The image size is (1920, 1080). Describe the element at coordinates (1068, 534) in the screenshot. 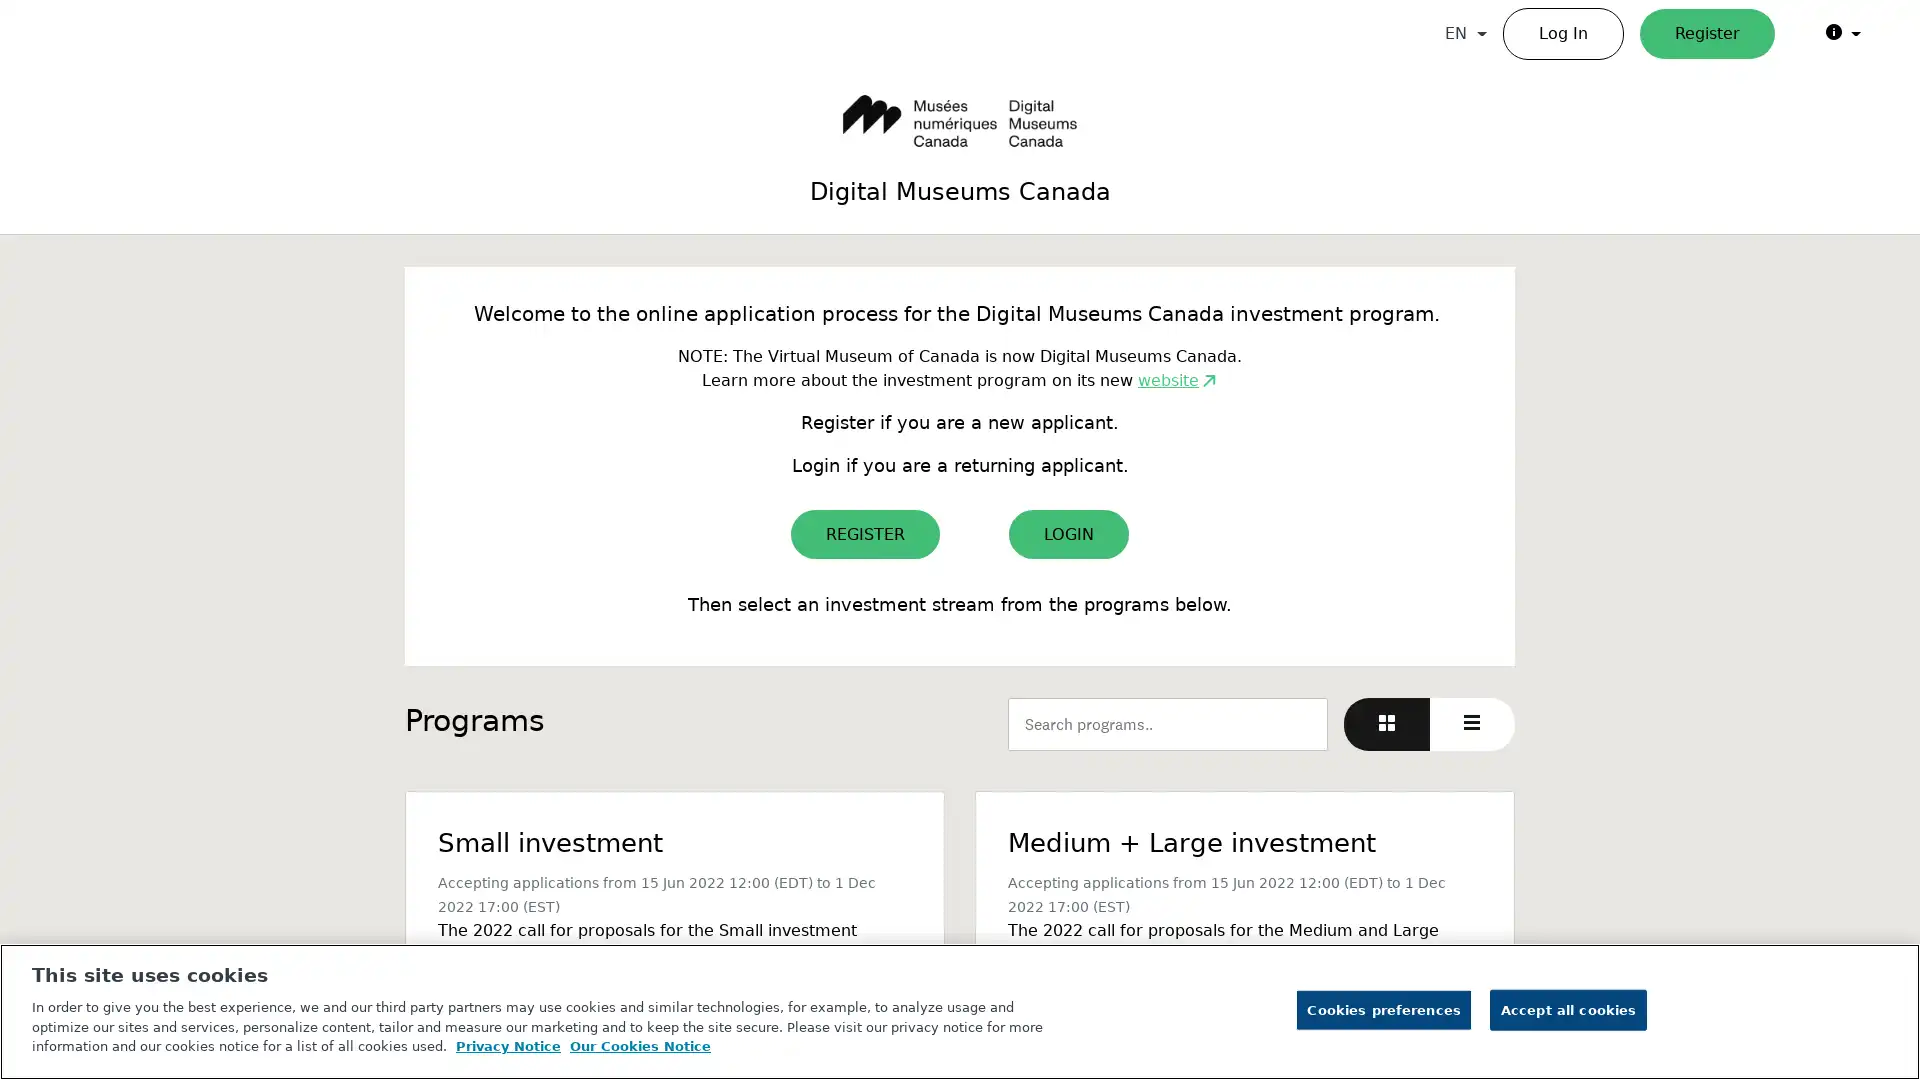

I see `LOGIN` at that location.